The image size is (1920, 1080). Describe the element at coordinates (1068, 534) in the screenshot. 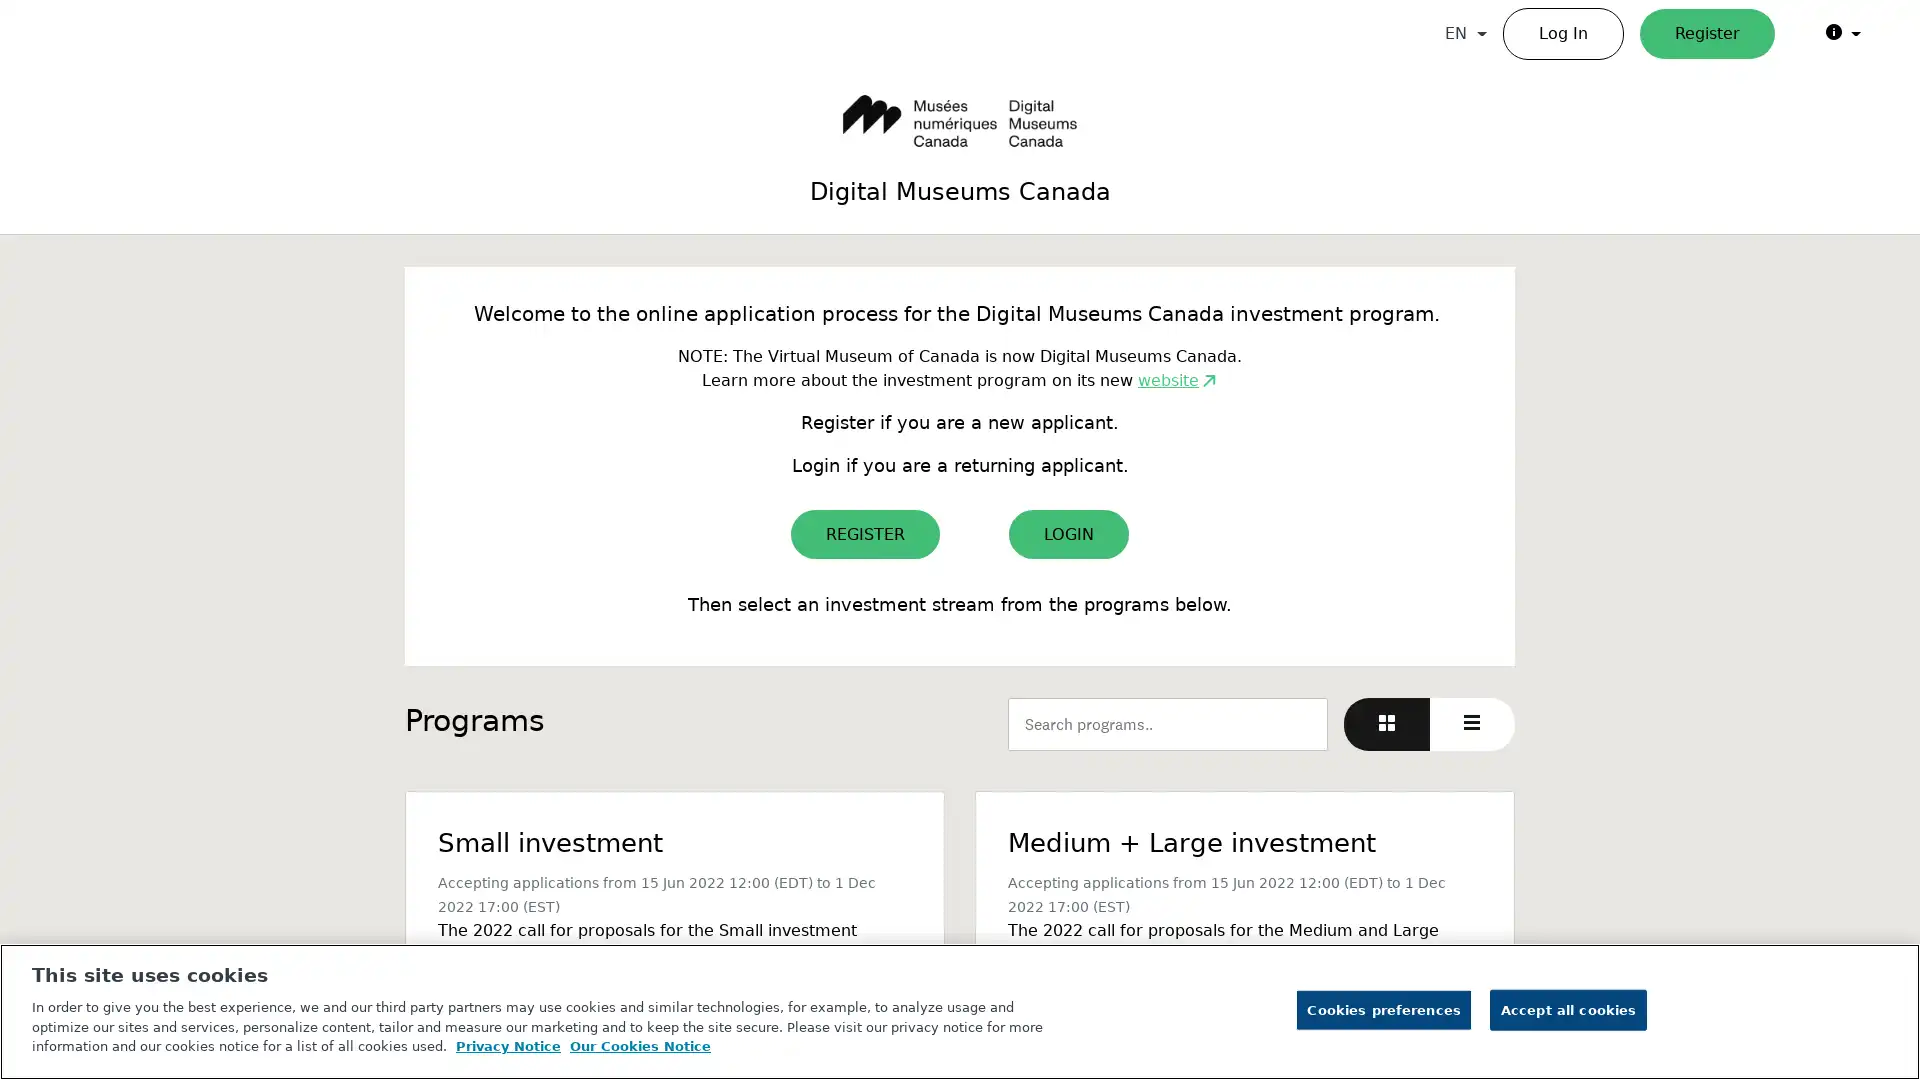

I see `LOGIN` at that location.